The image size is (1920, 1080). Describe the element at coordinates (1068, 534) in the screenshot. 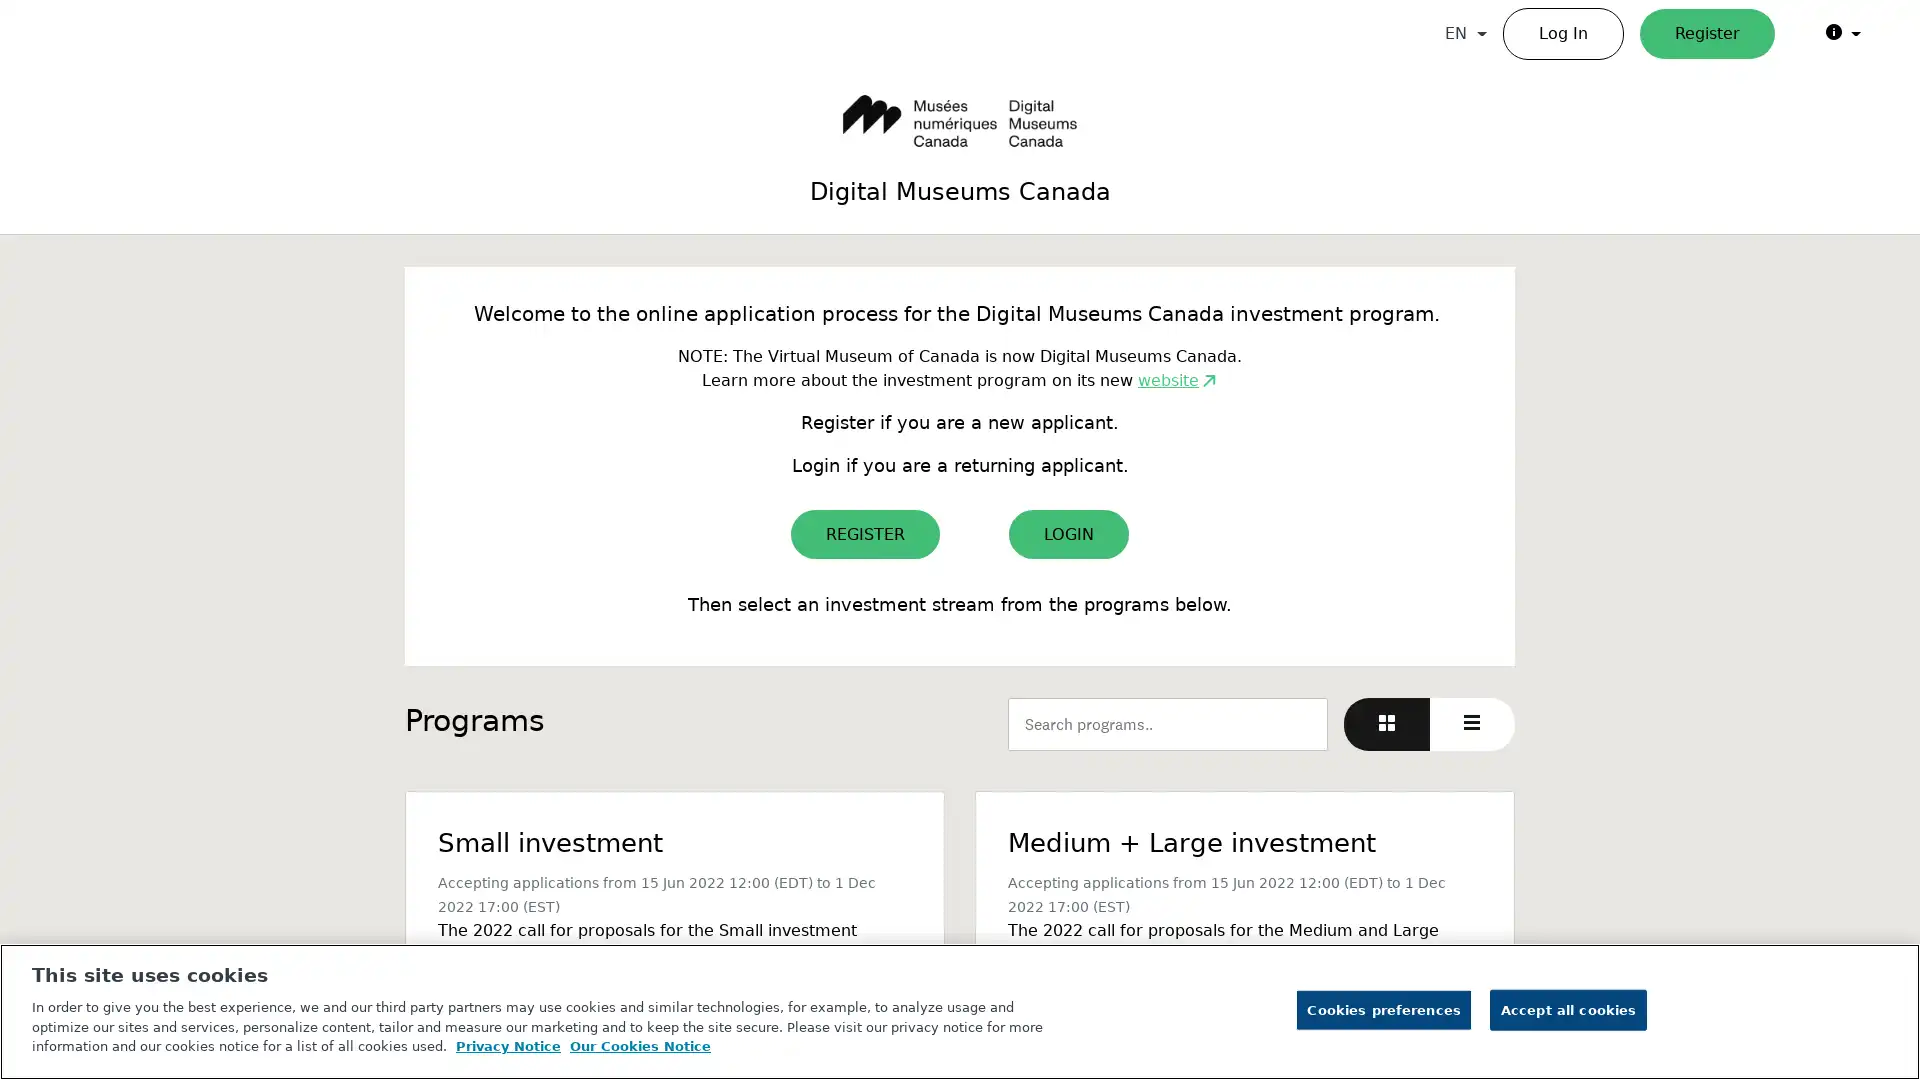

I see `LOGIN` at that location.